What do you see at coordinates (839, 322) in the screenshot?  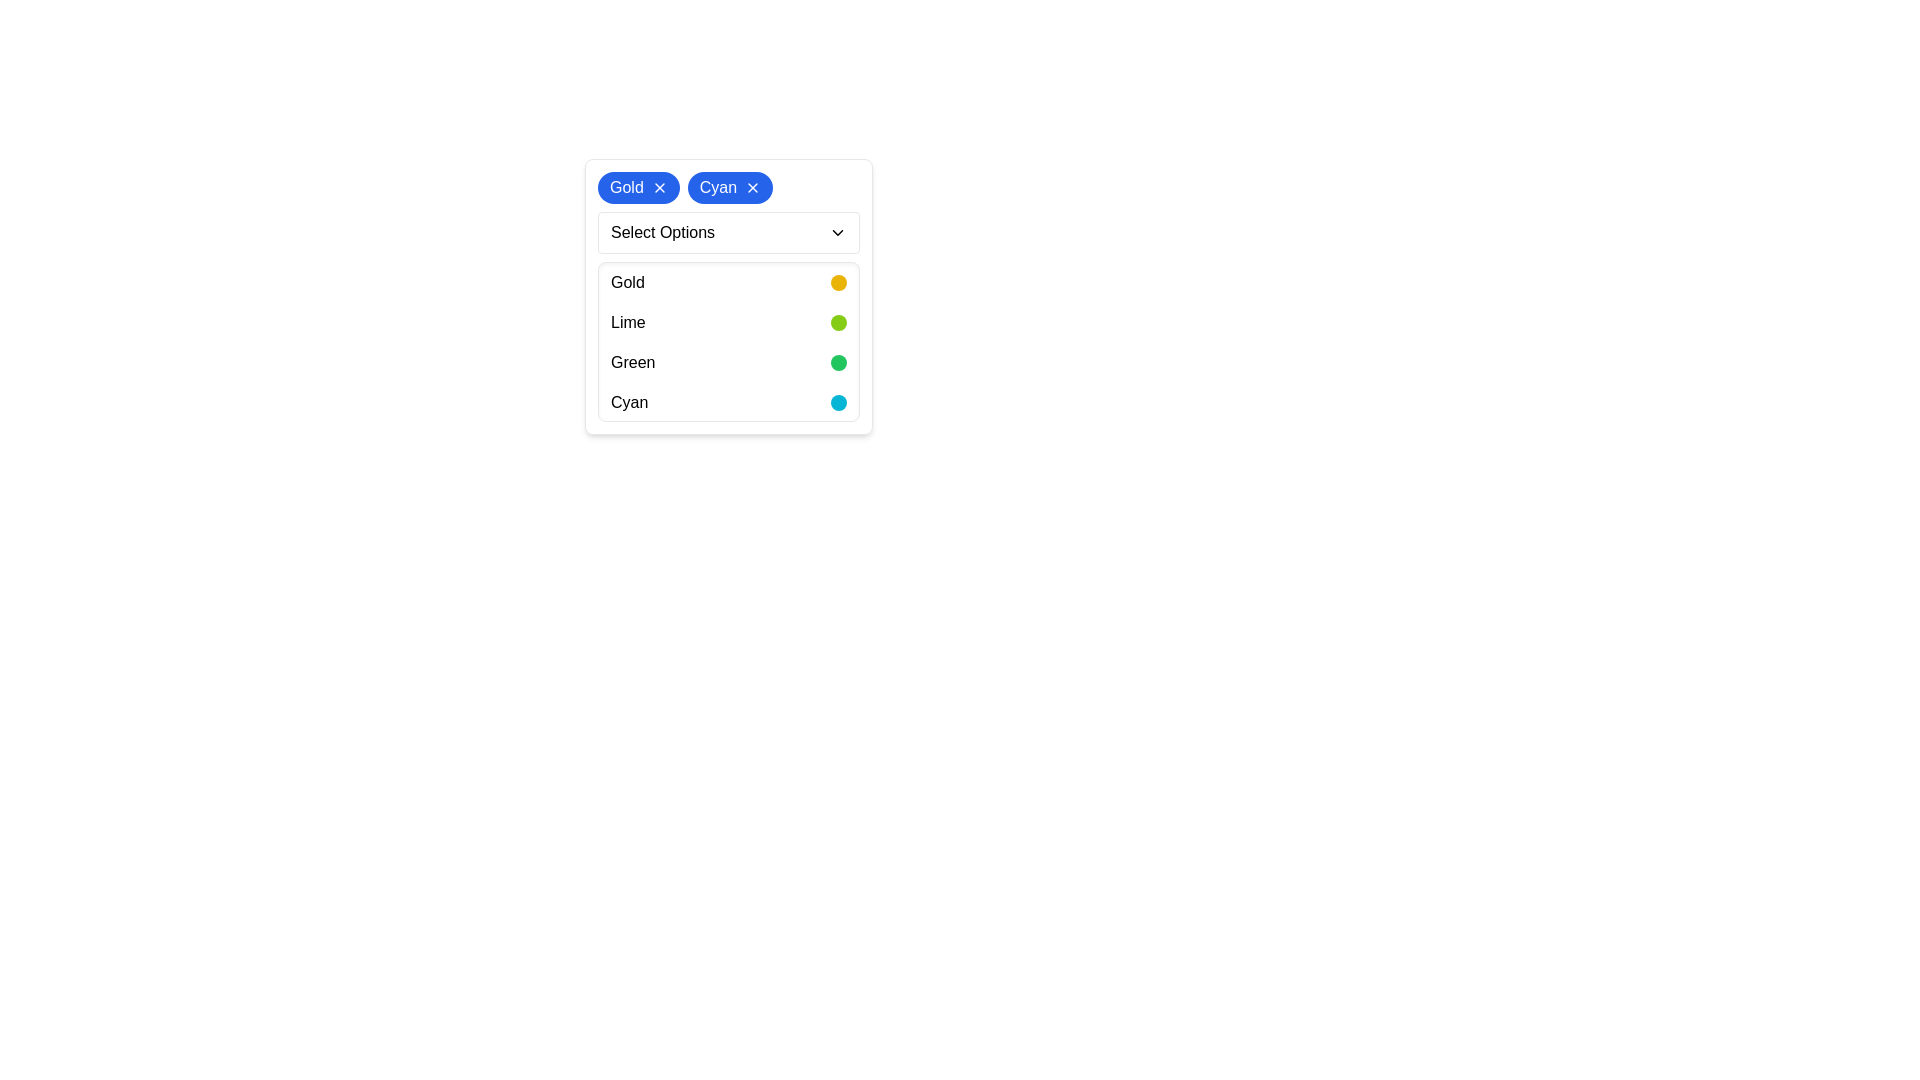 I see `the color indicator that visually represents lime green, located to the right of the 'Lime' text in the dropdown list` at bounding box center [839, 322].